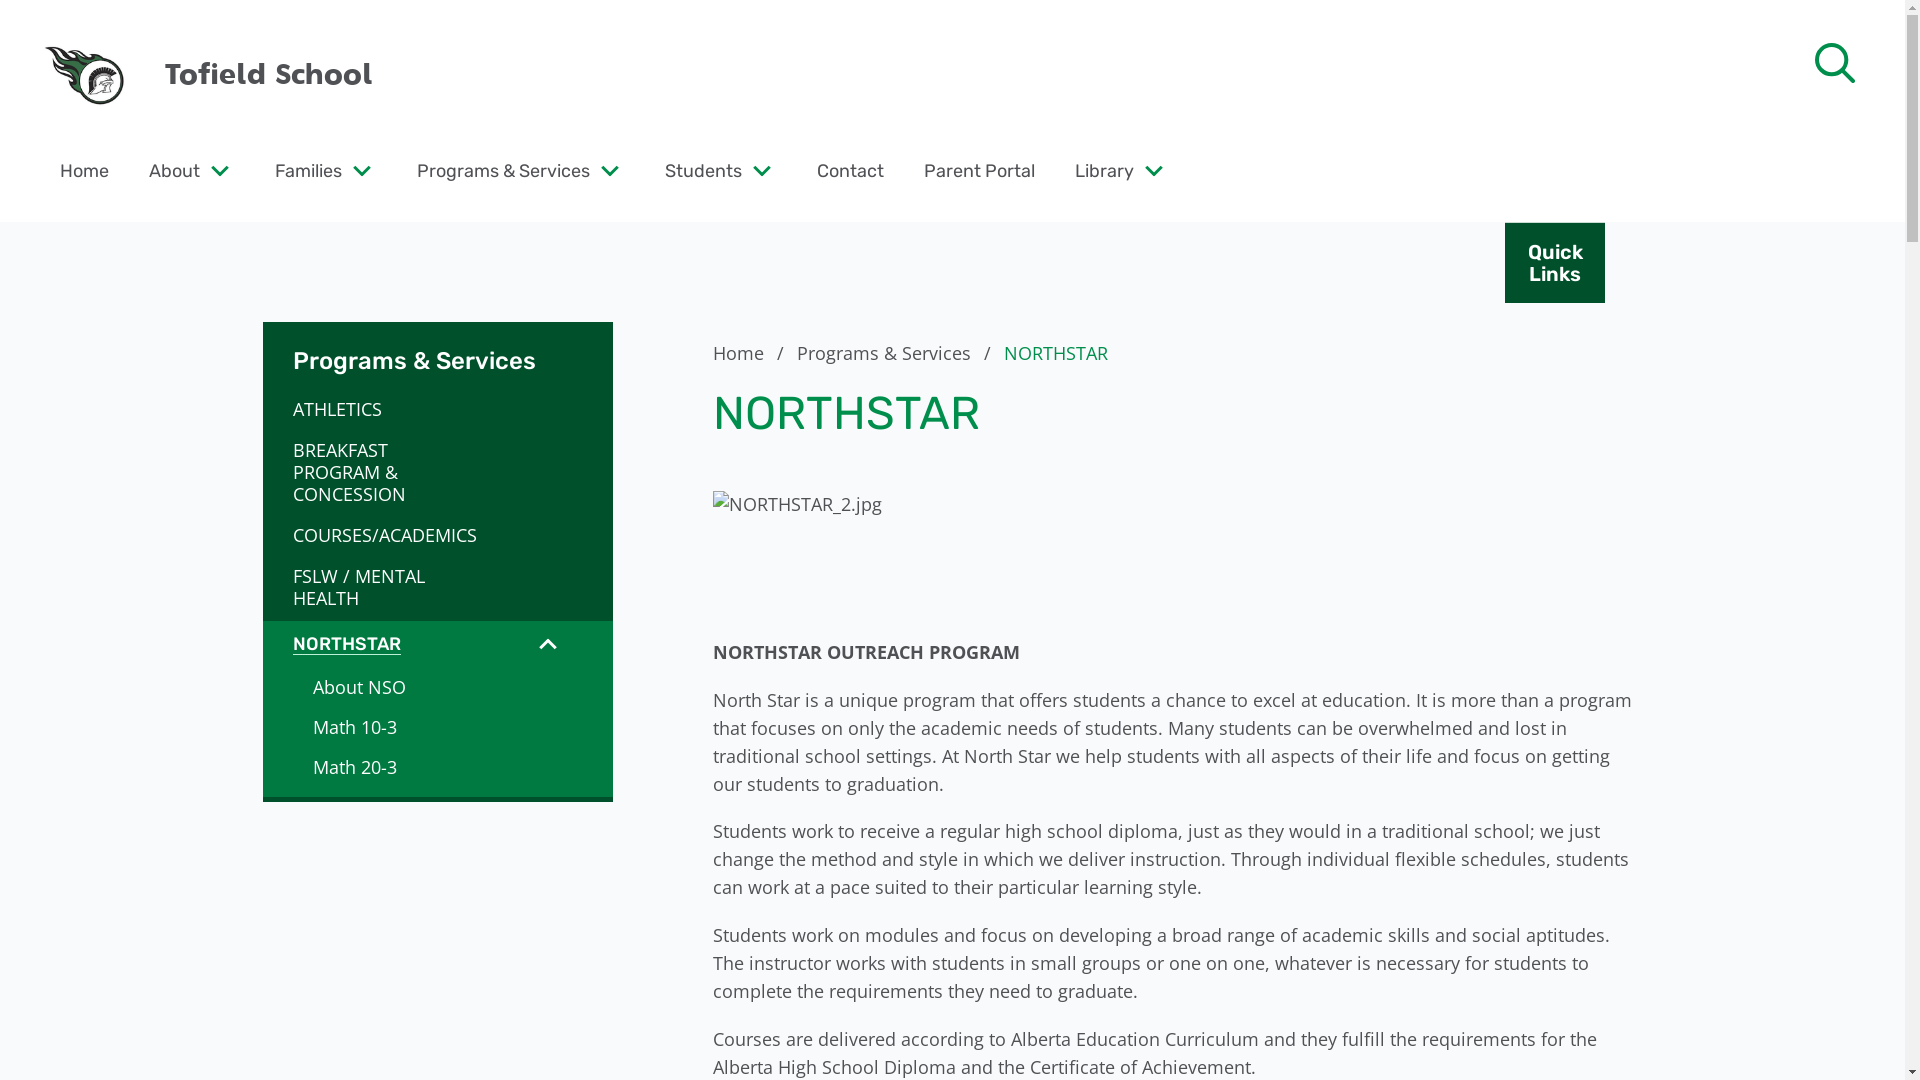 The height and width of the screenshot is (1080, 1920). What do you see at coordinates (703, 169) in the screenshot?
I see `'Students'` at bounding box center [703, 169].